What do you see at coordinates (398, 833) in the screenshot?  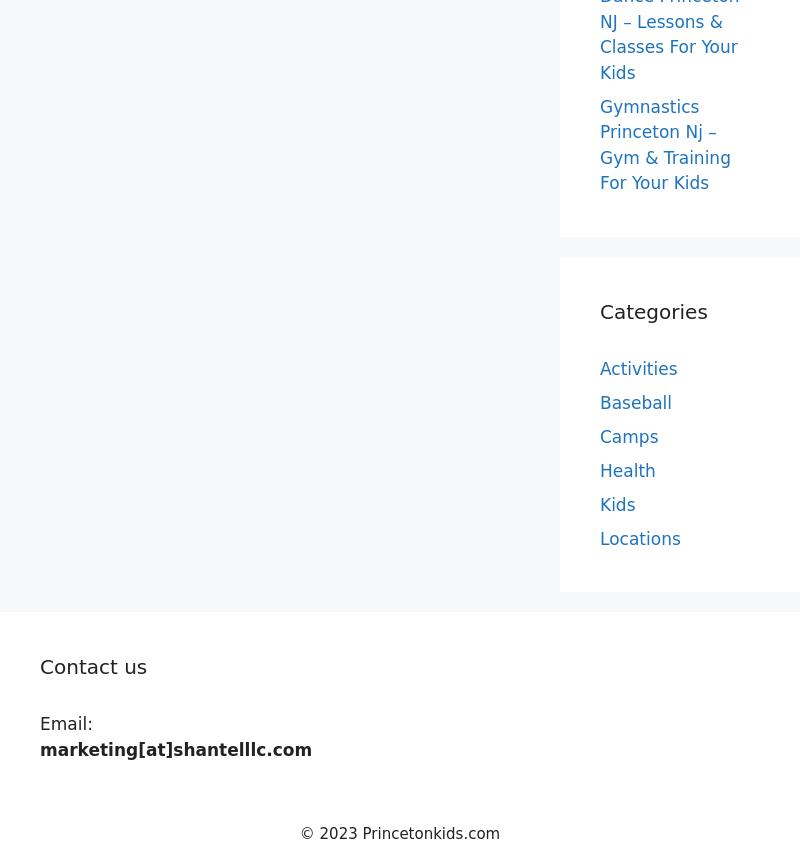 I see `'© 2023 Princetonkids.com'` at bounding box center [398, 833].